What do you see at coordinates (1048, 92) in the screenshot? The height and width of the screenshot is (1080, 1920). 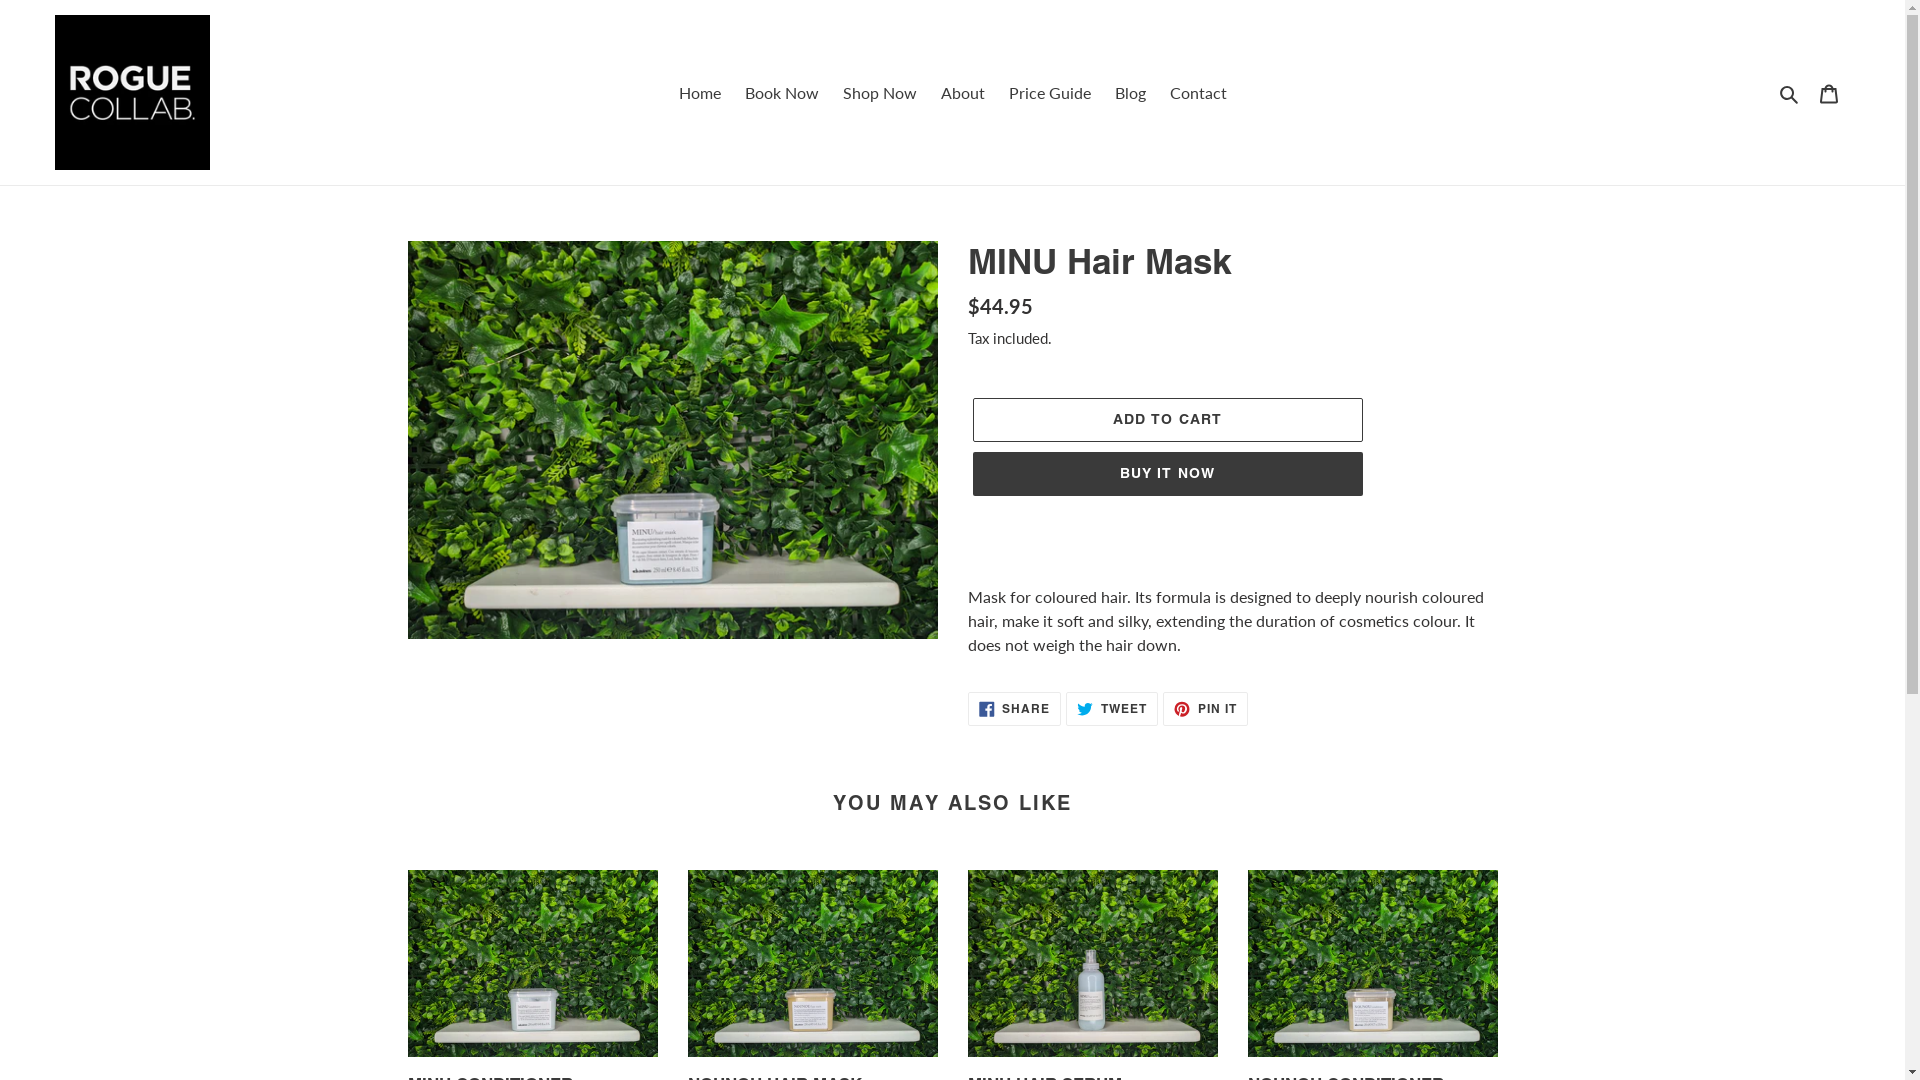 I see `'Price Guide'` at bounding box center [1048, 92].